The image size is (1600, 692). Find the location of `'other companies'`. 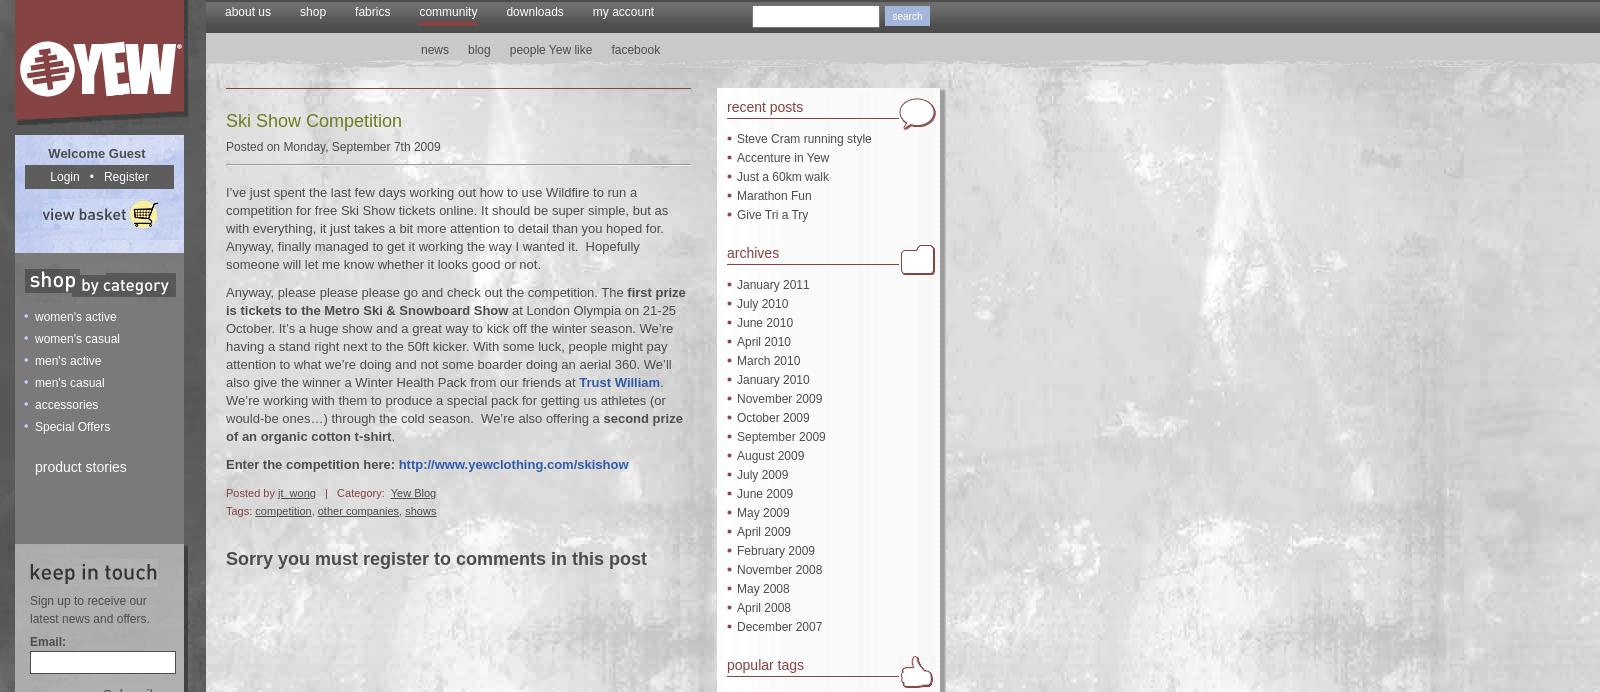

'other companies' is located at coordinates (316, 509).